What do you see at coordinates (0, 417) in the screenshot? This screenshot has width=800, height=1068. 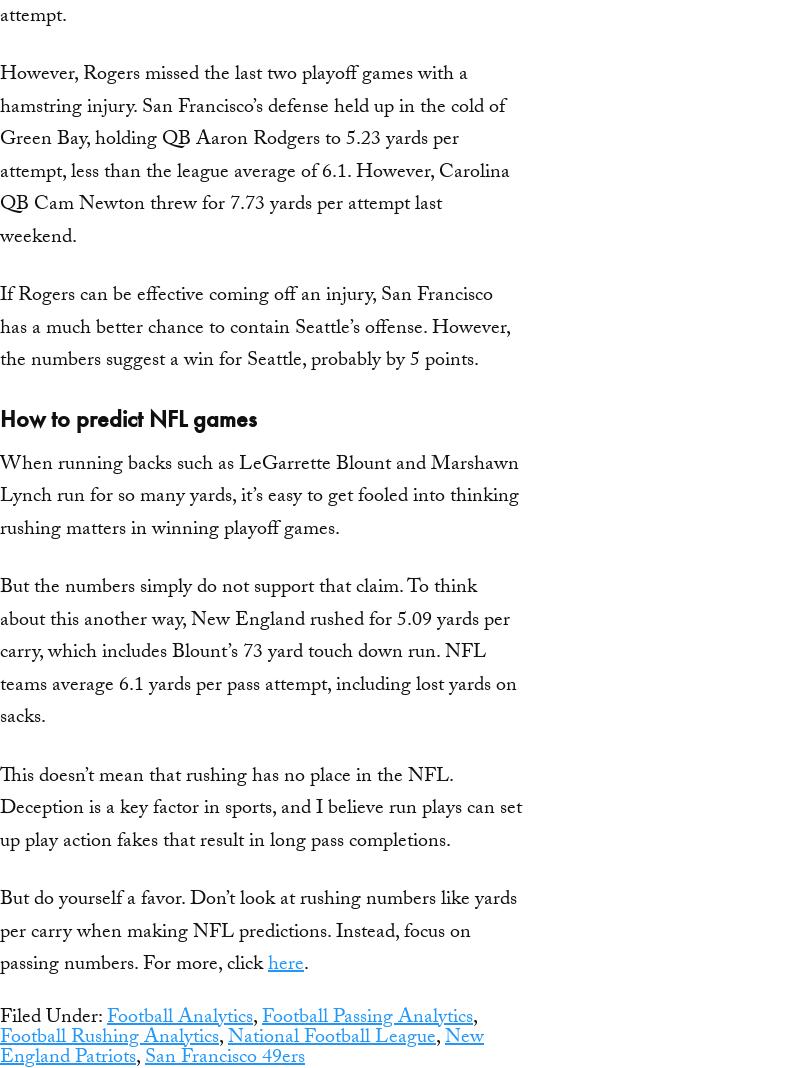 I see `'How to predict NFL games'` at bounding box center [0, 417].